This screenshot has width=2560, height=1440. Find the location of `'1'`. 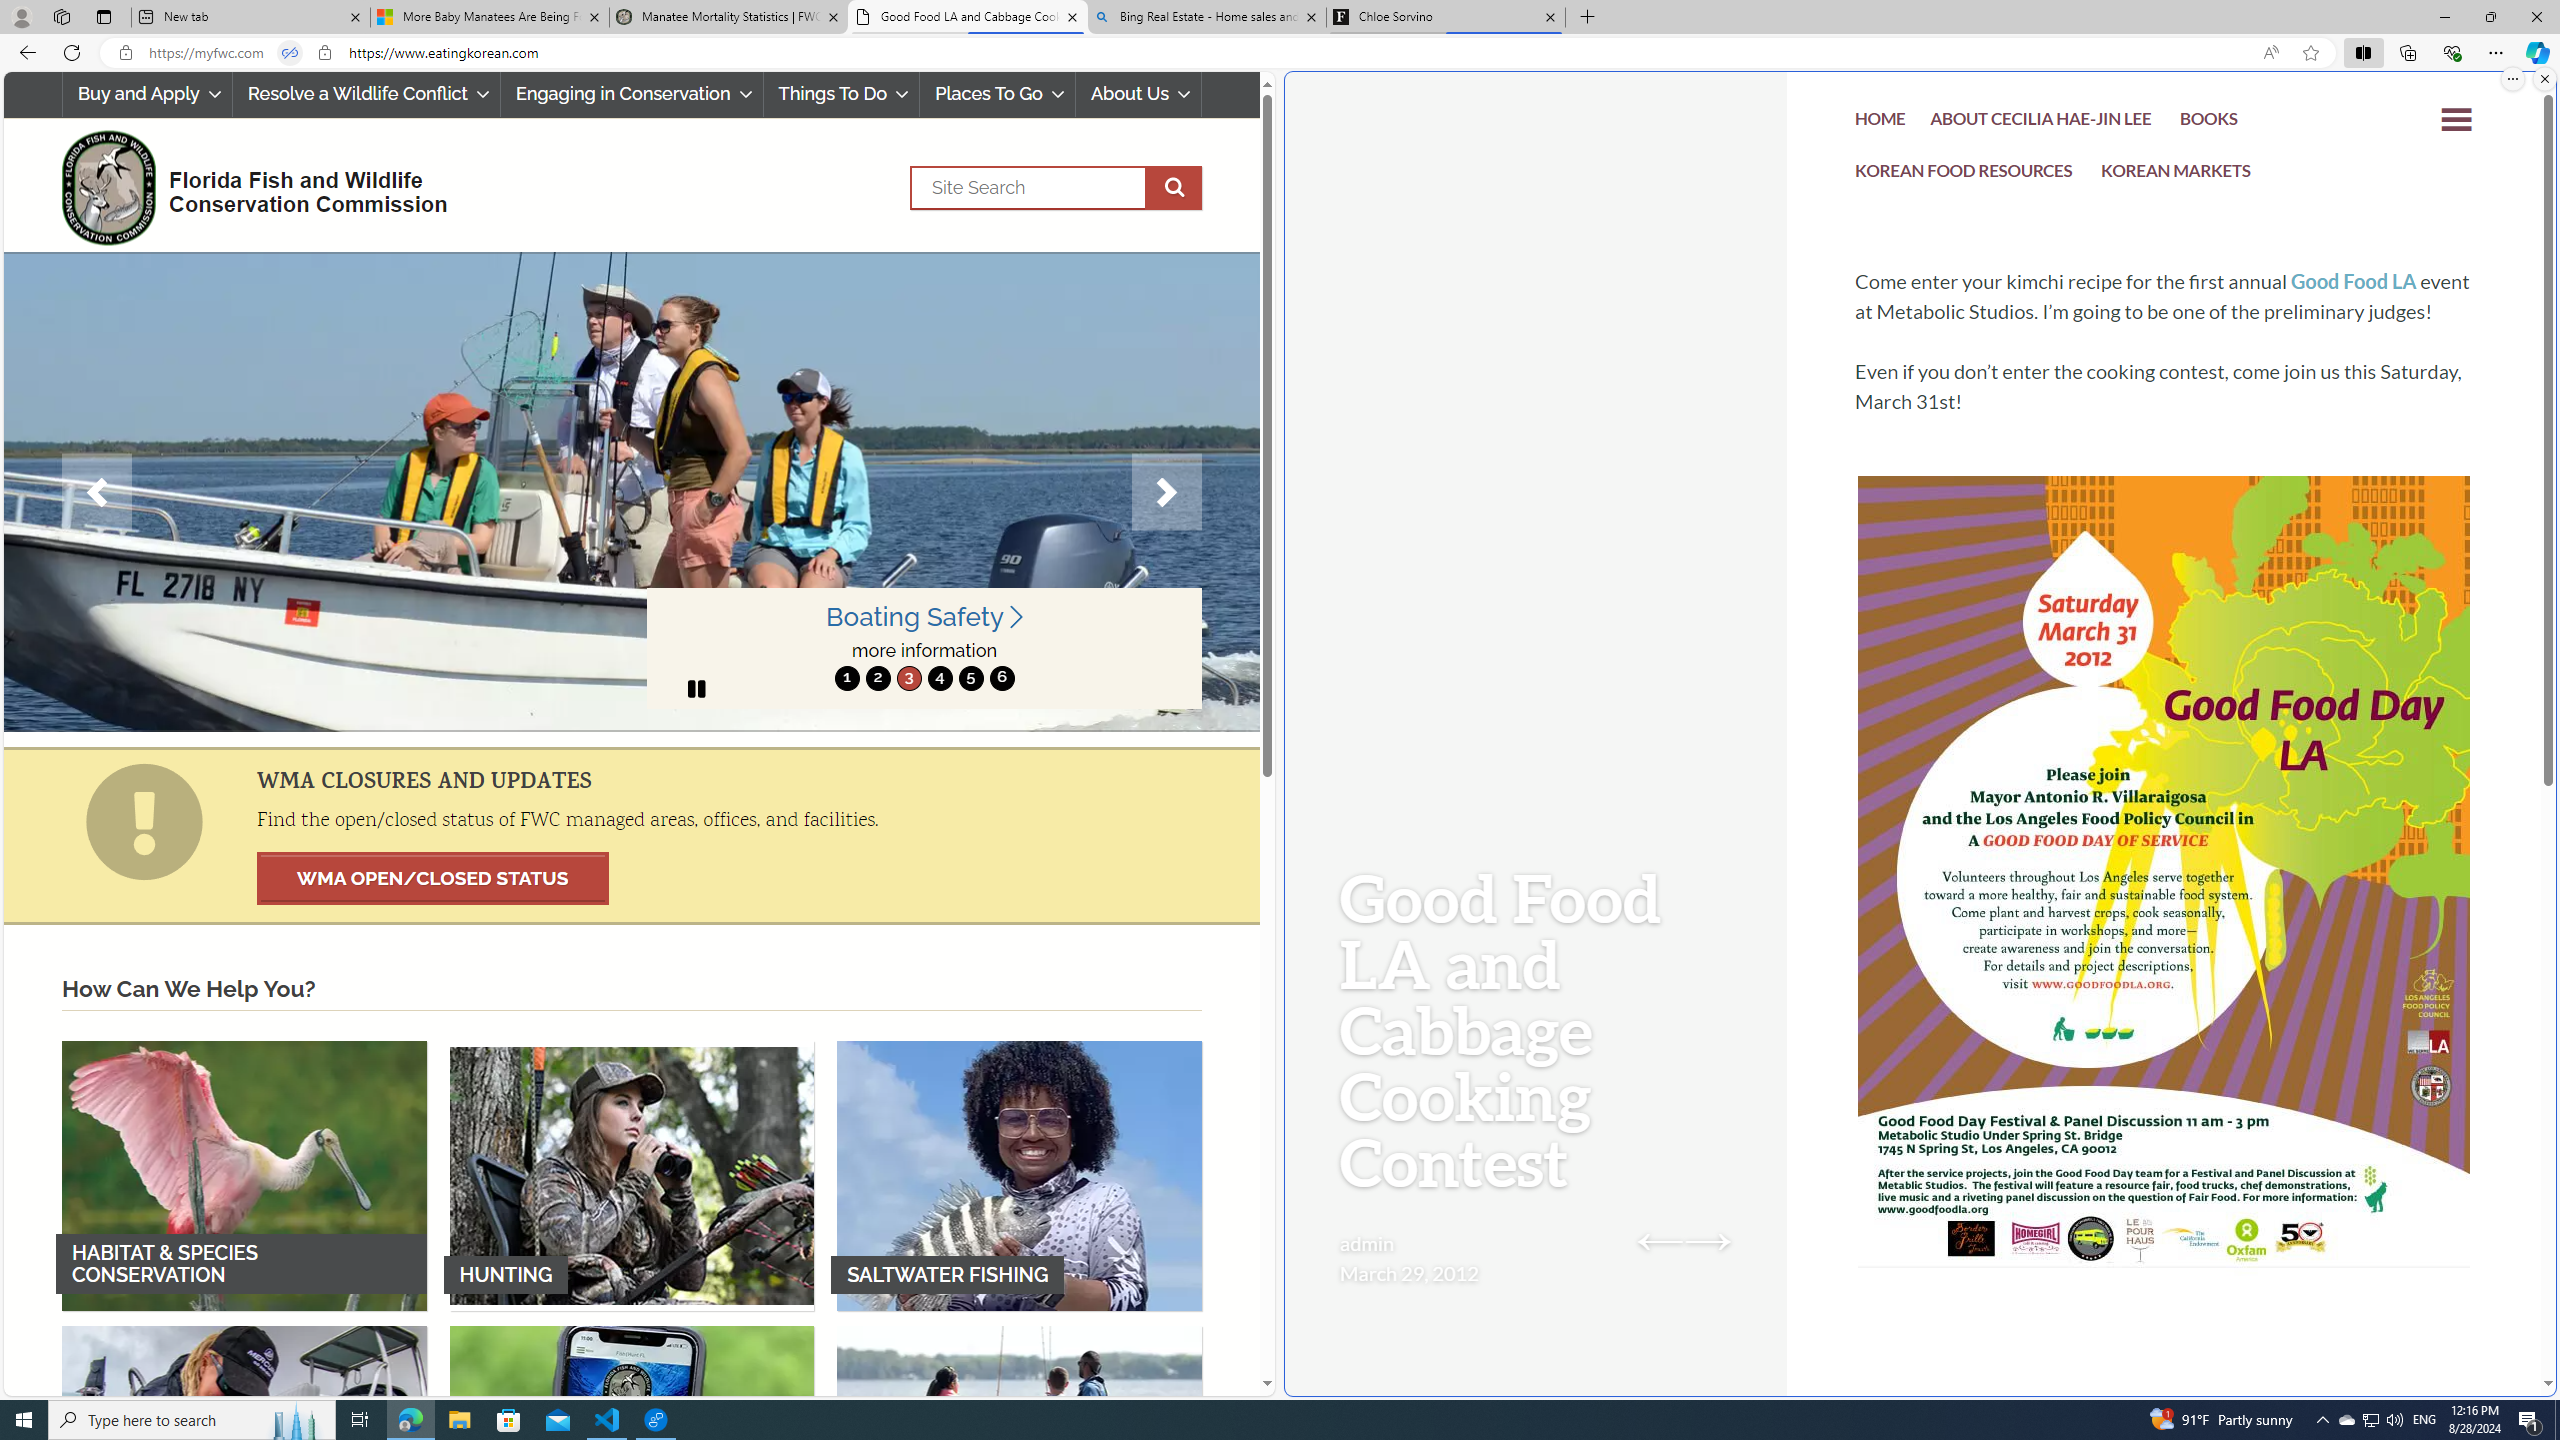

'1' is located at coordinates (847, 677).